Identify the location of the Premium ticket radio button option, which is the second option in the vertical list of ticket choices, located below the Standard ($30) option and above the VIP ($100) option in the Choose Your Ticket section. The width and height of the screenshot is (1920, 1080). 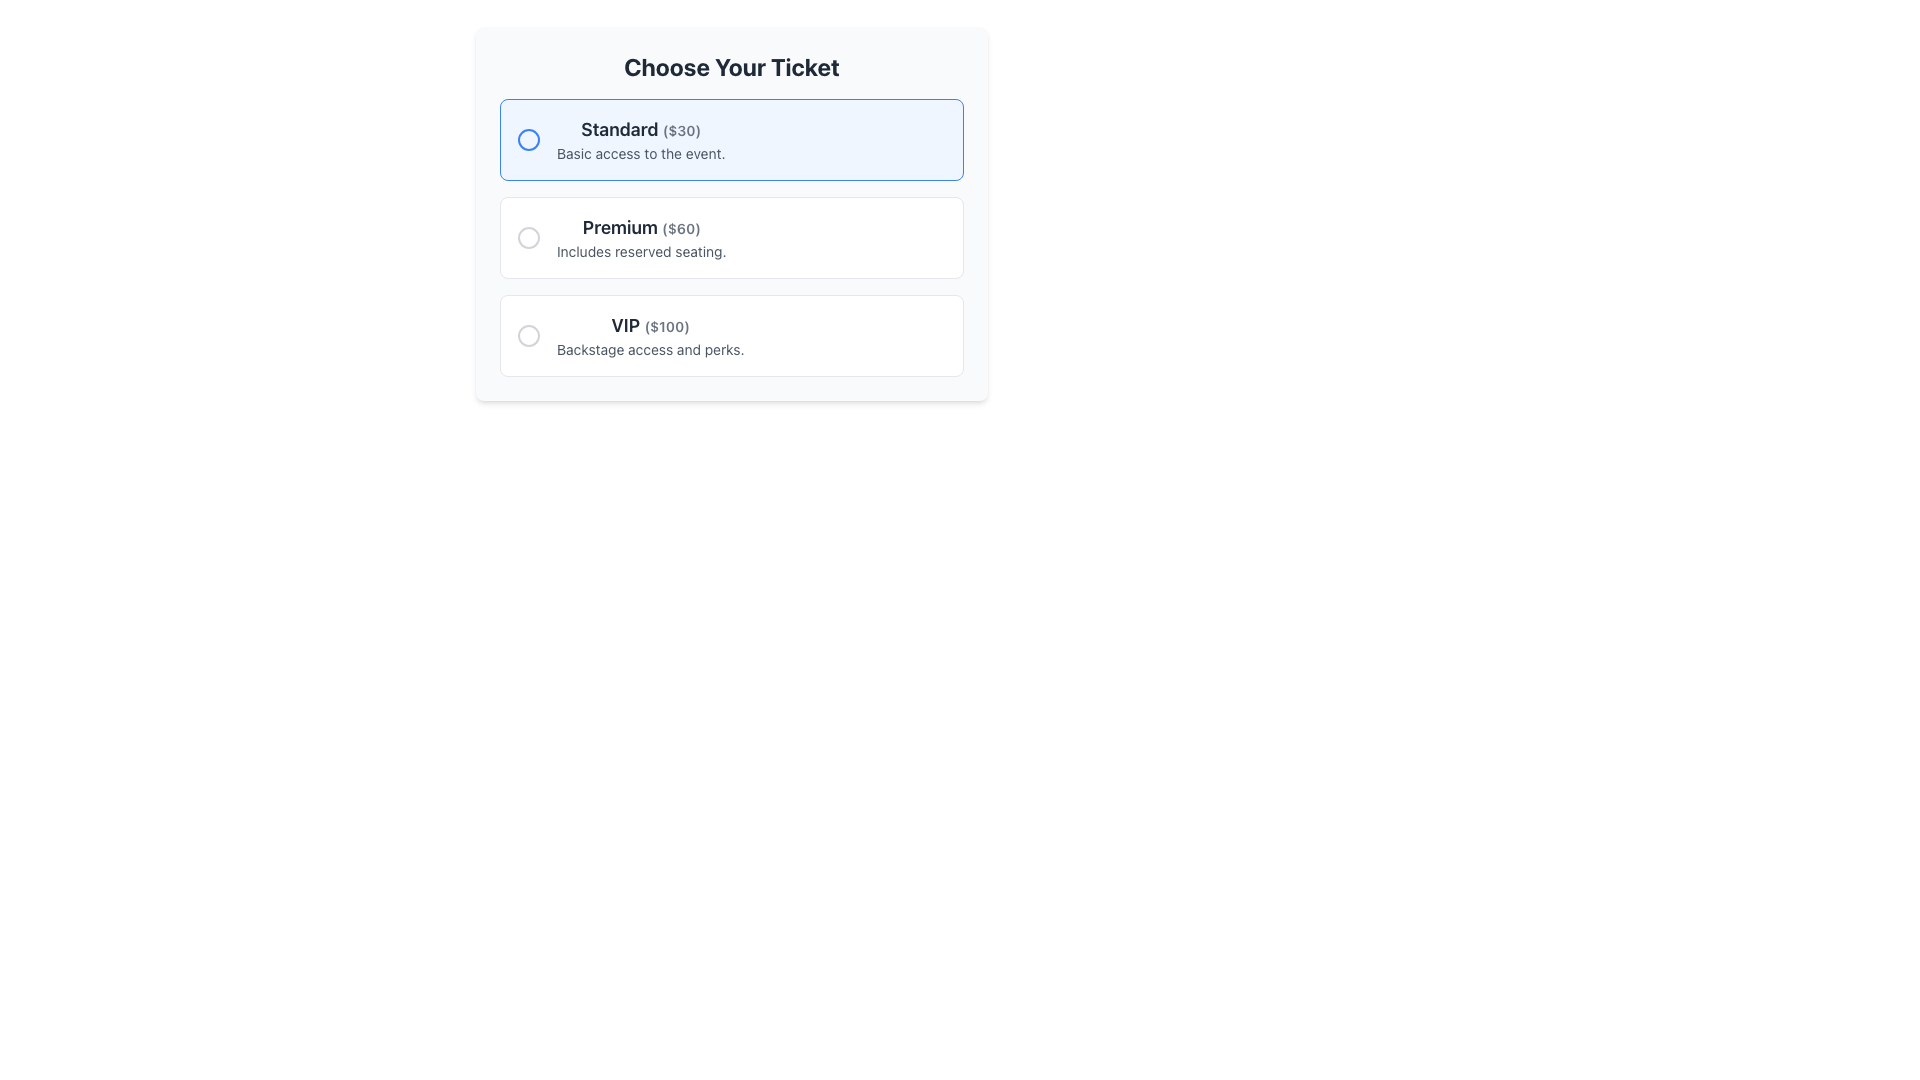
(730, 237).